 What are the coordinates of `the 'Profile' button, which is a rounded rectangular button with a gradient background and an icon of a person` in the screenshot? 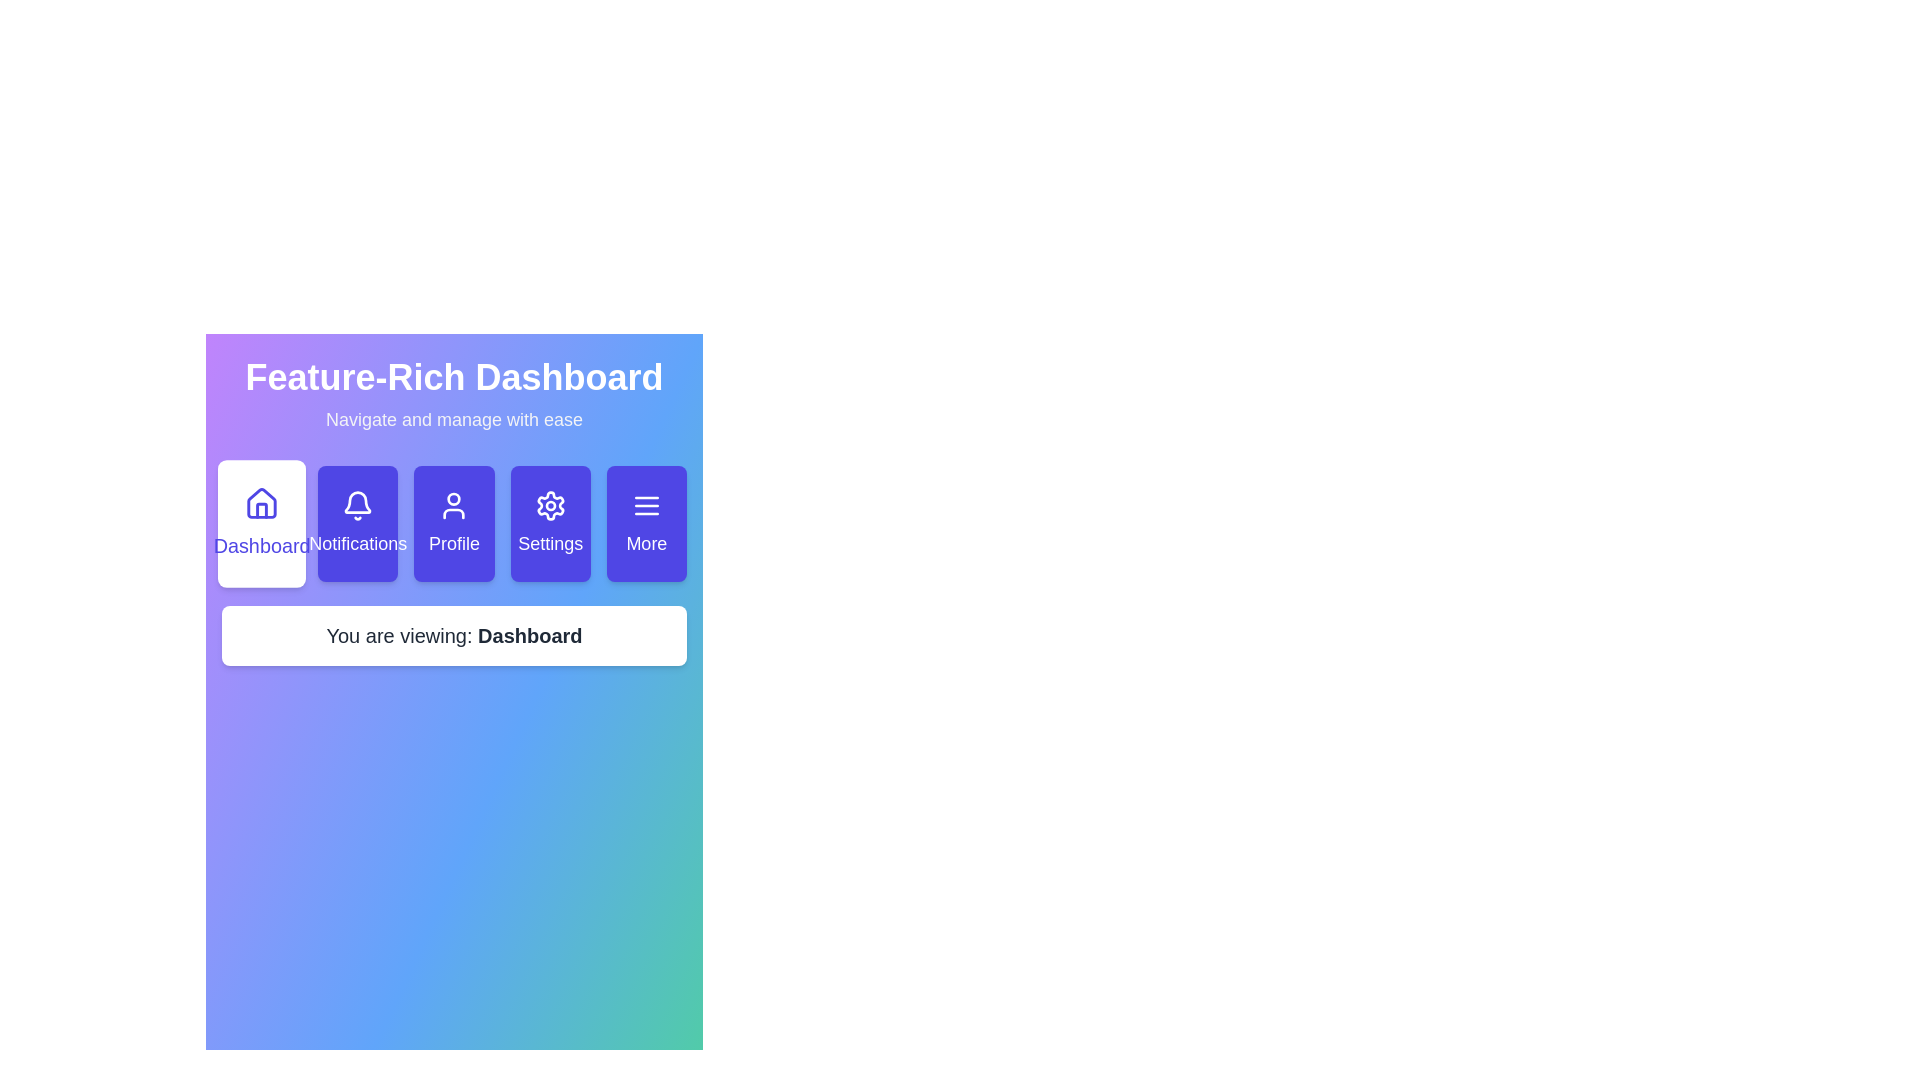 It's located at (453, 523).